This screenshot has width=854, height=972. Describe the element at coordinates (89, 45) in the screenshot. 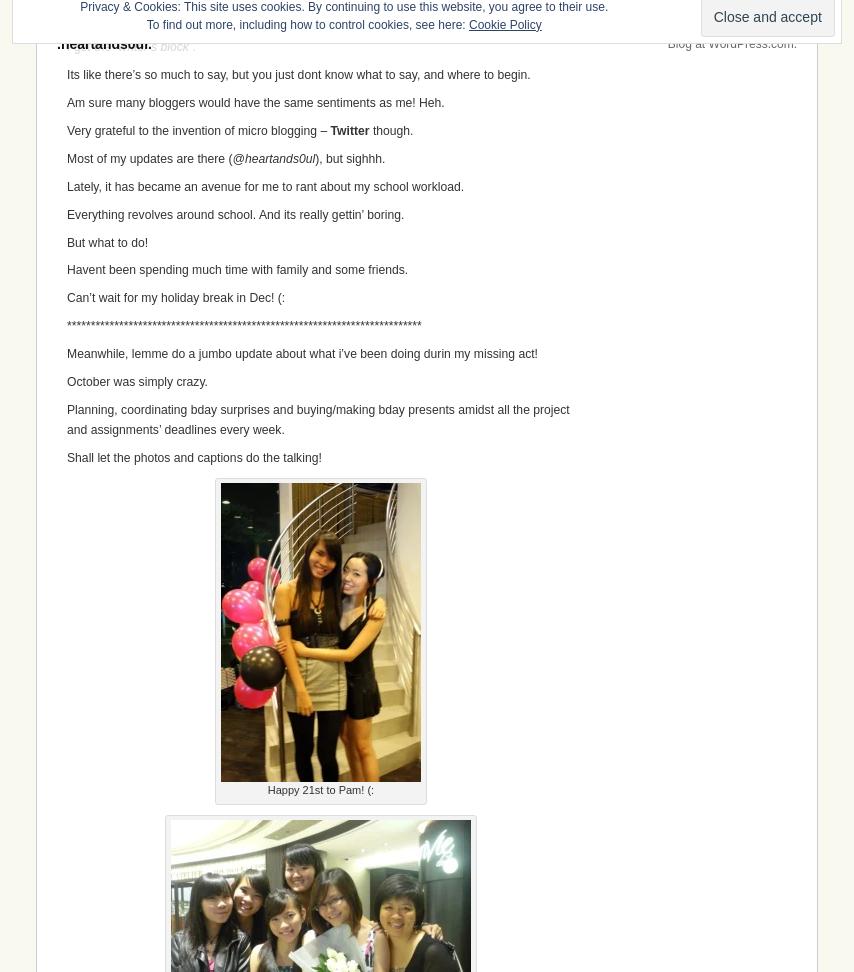

I see `'I get the'` at that location.